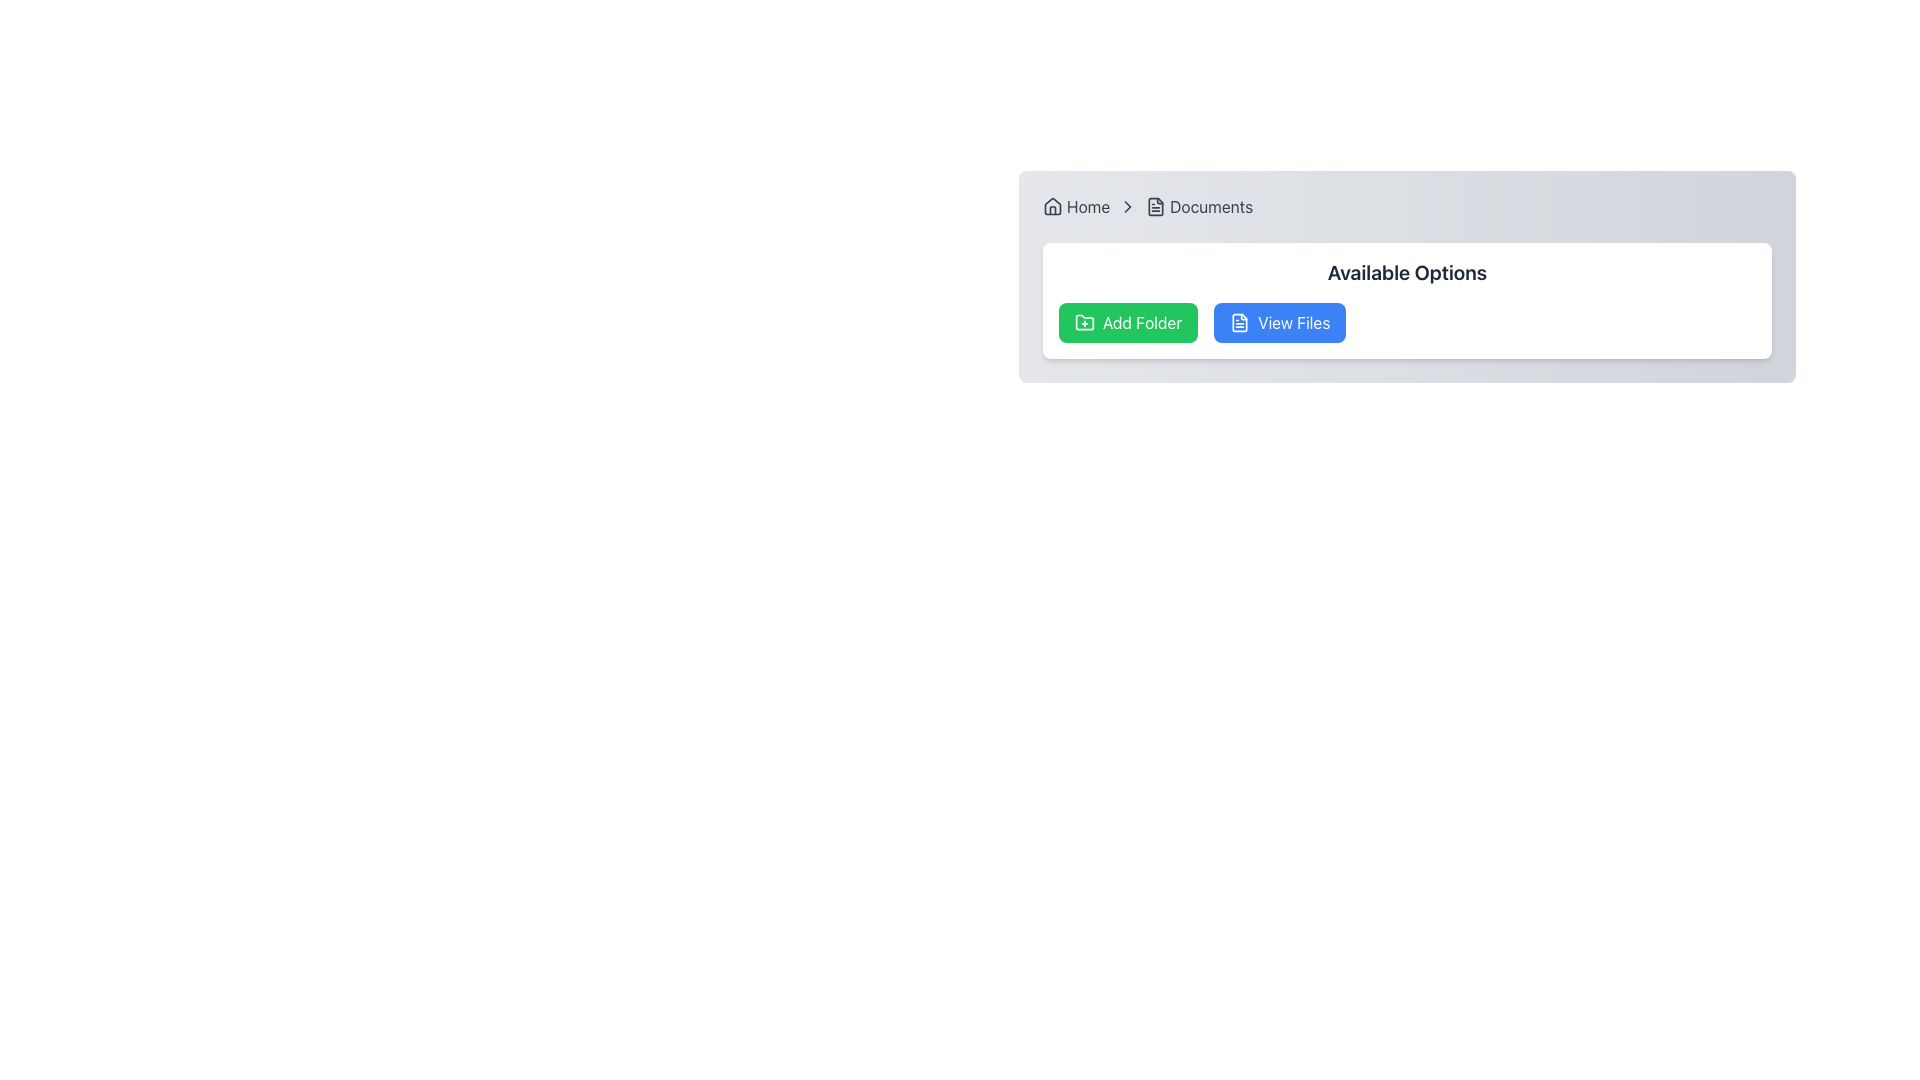  Describe the element at coordinates (1087, 207) in the screenshot. I see `the 'Home' text label in the breadcrumb navigation bar` at that location.